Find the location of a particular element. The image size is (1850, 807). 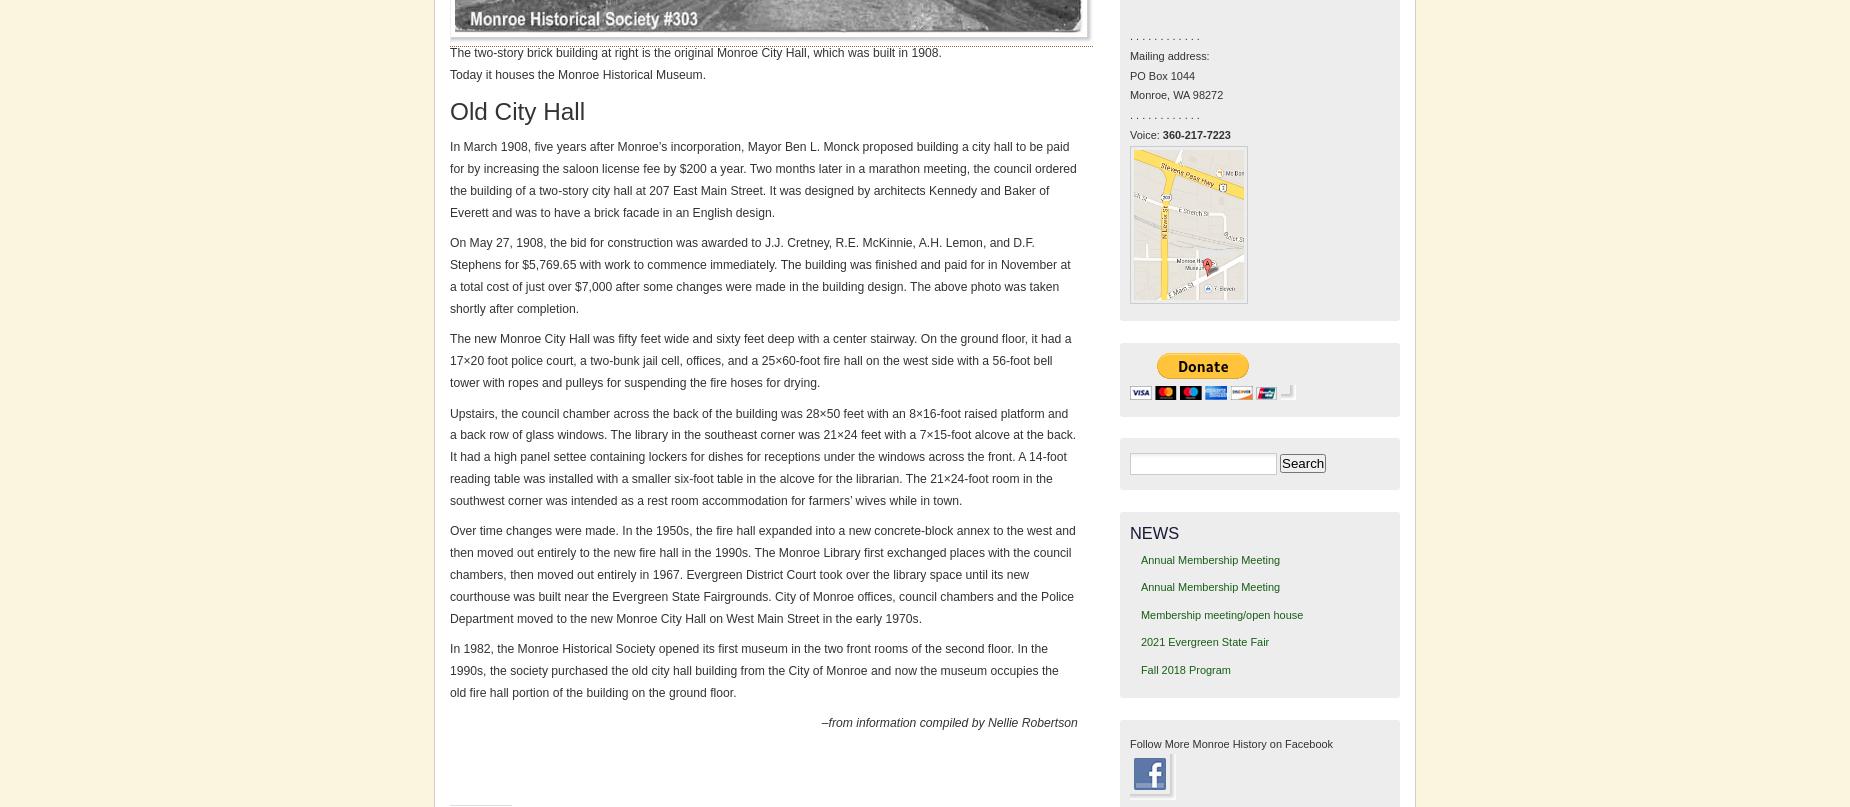

'–from information compiled by Nellie Robertson' is located at coordinates (948, 722).